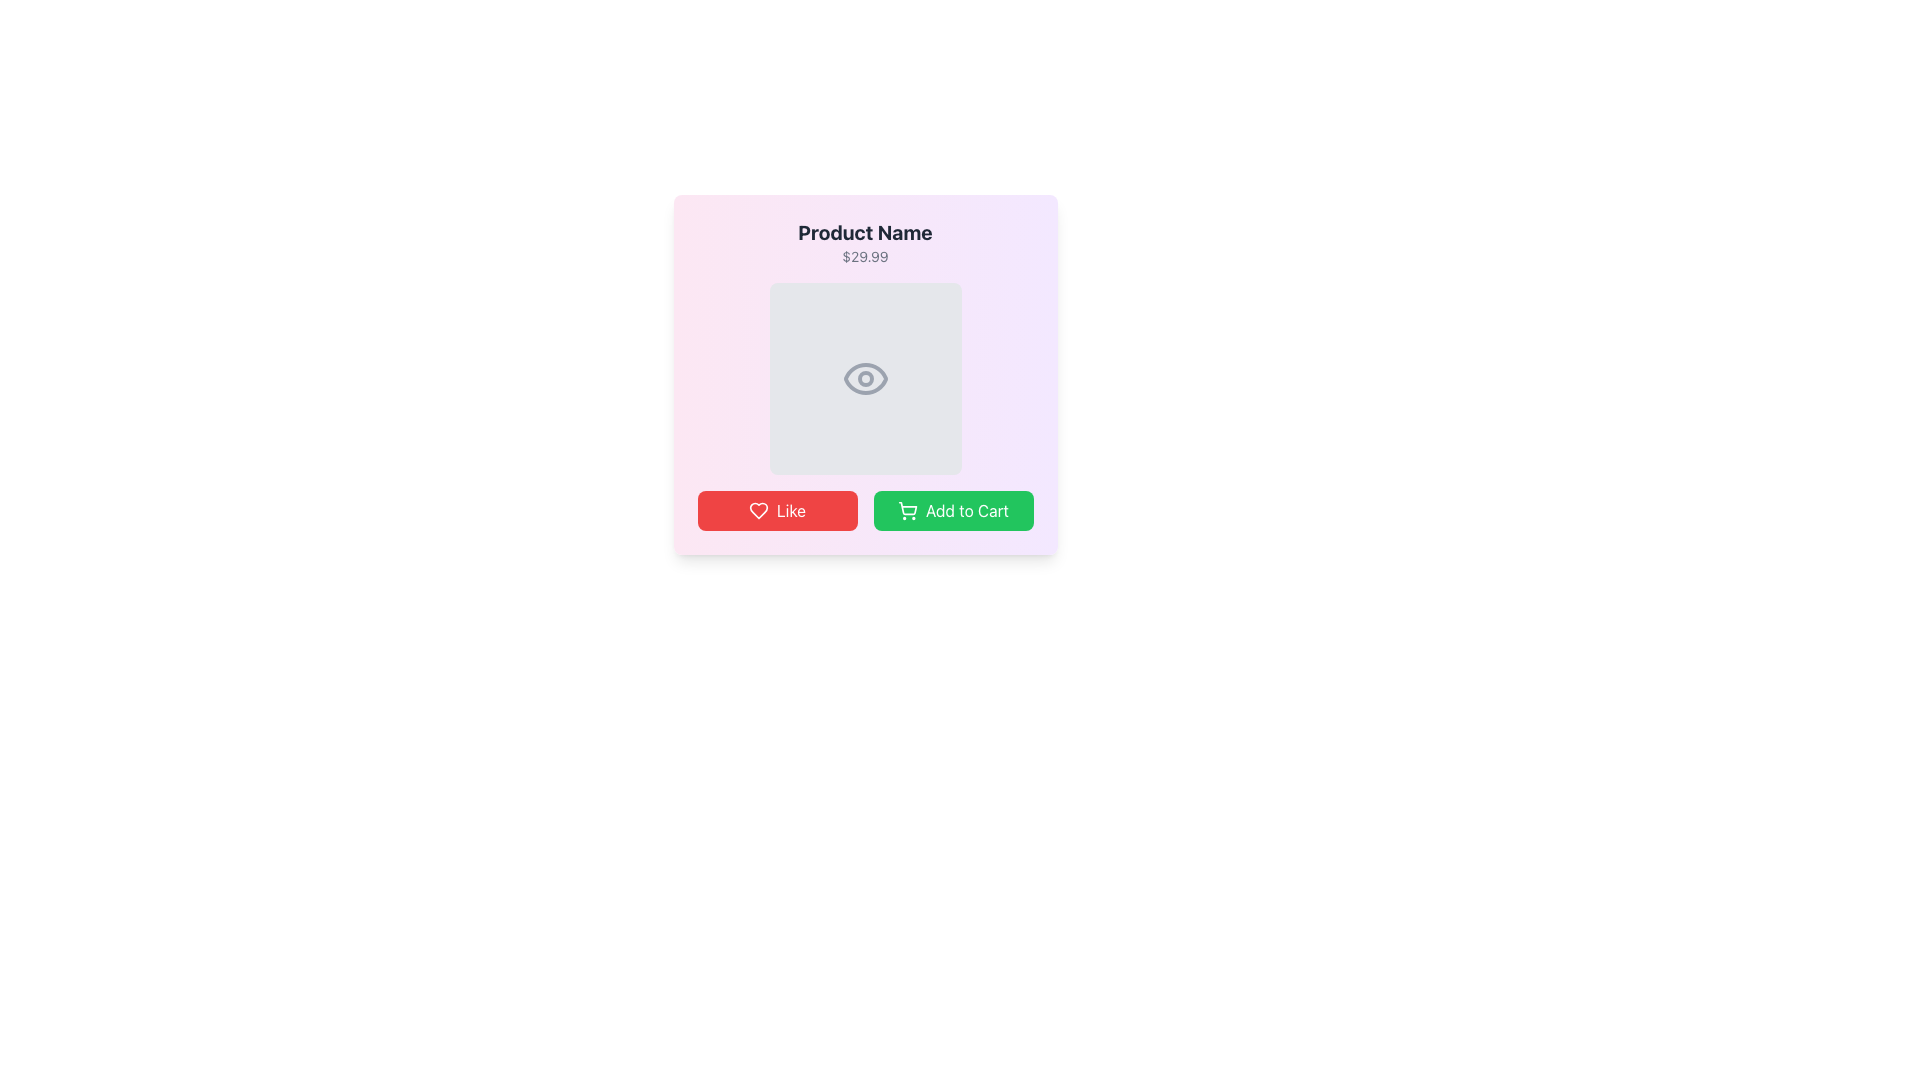  I want to click on the 'Add to Cart' button, which is the second button in the horizontal arrangement located centrally at the bottom of the product details card, to potentially see a tooltip, so click(952, 509).